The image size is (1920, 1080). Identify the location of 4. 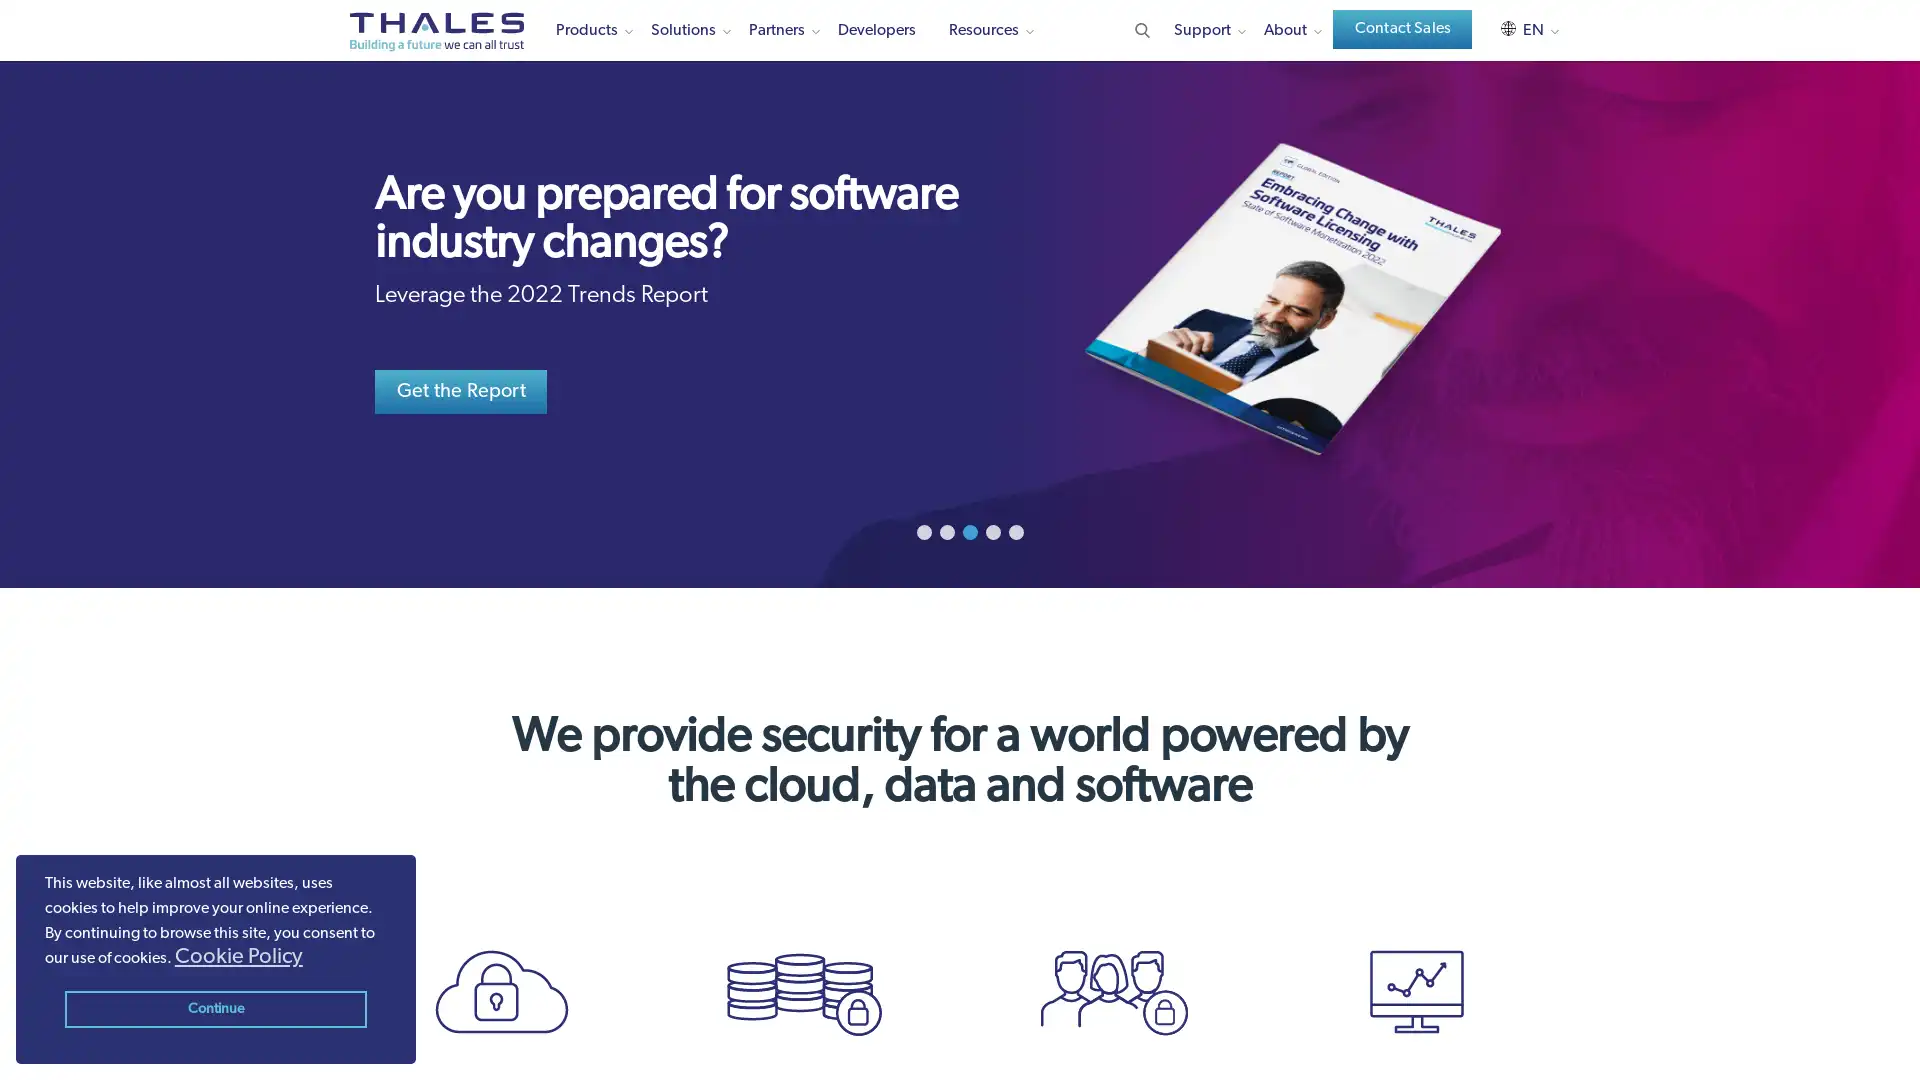
(992, 531).